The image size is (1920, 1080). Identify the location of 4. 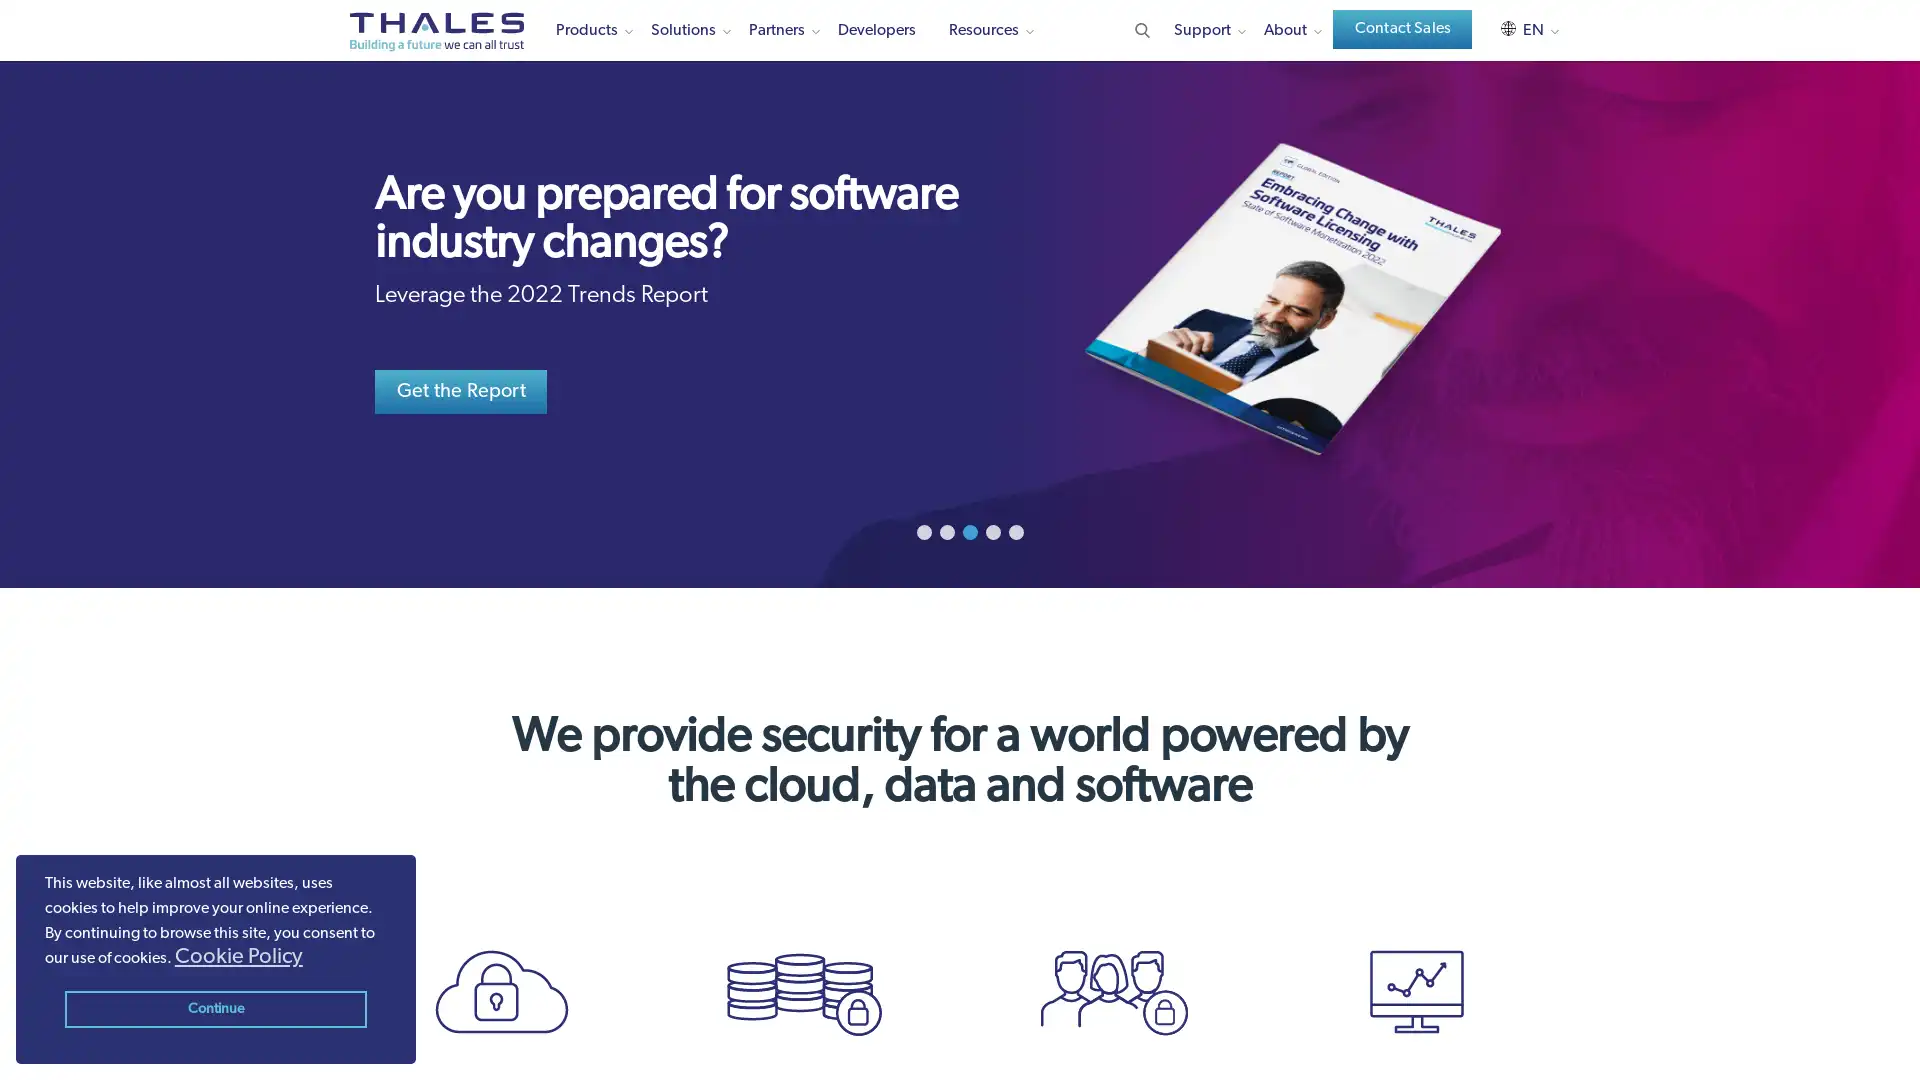
(992, 531).